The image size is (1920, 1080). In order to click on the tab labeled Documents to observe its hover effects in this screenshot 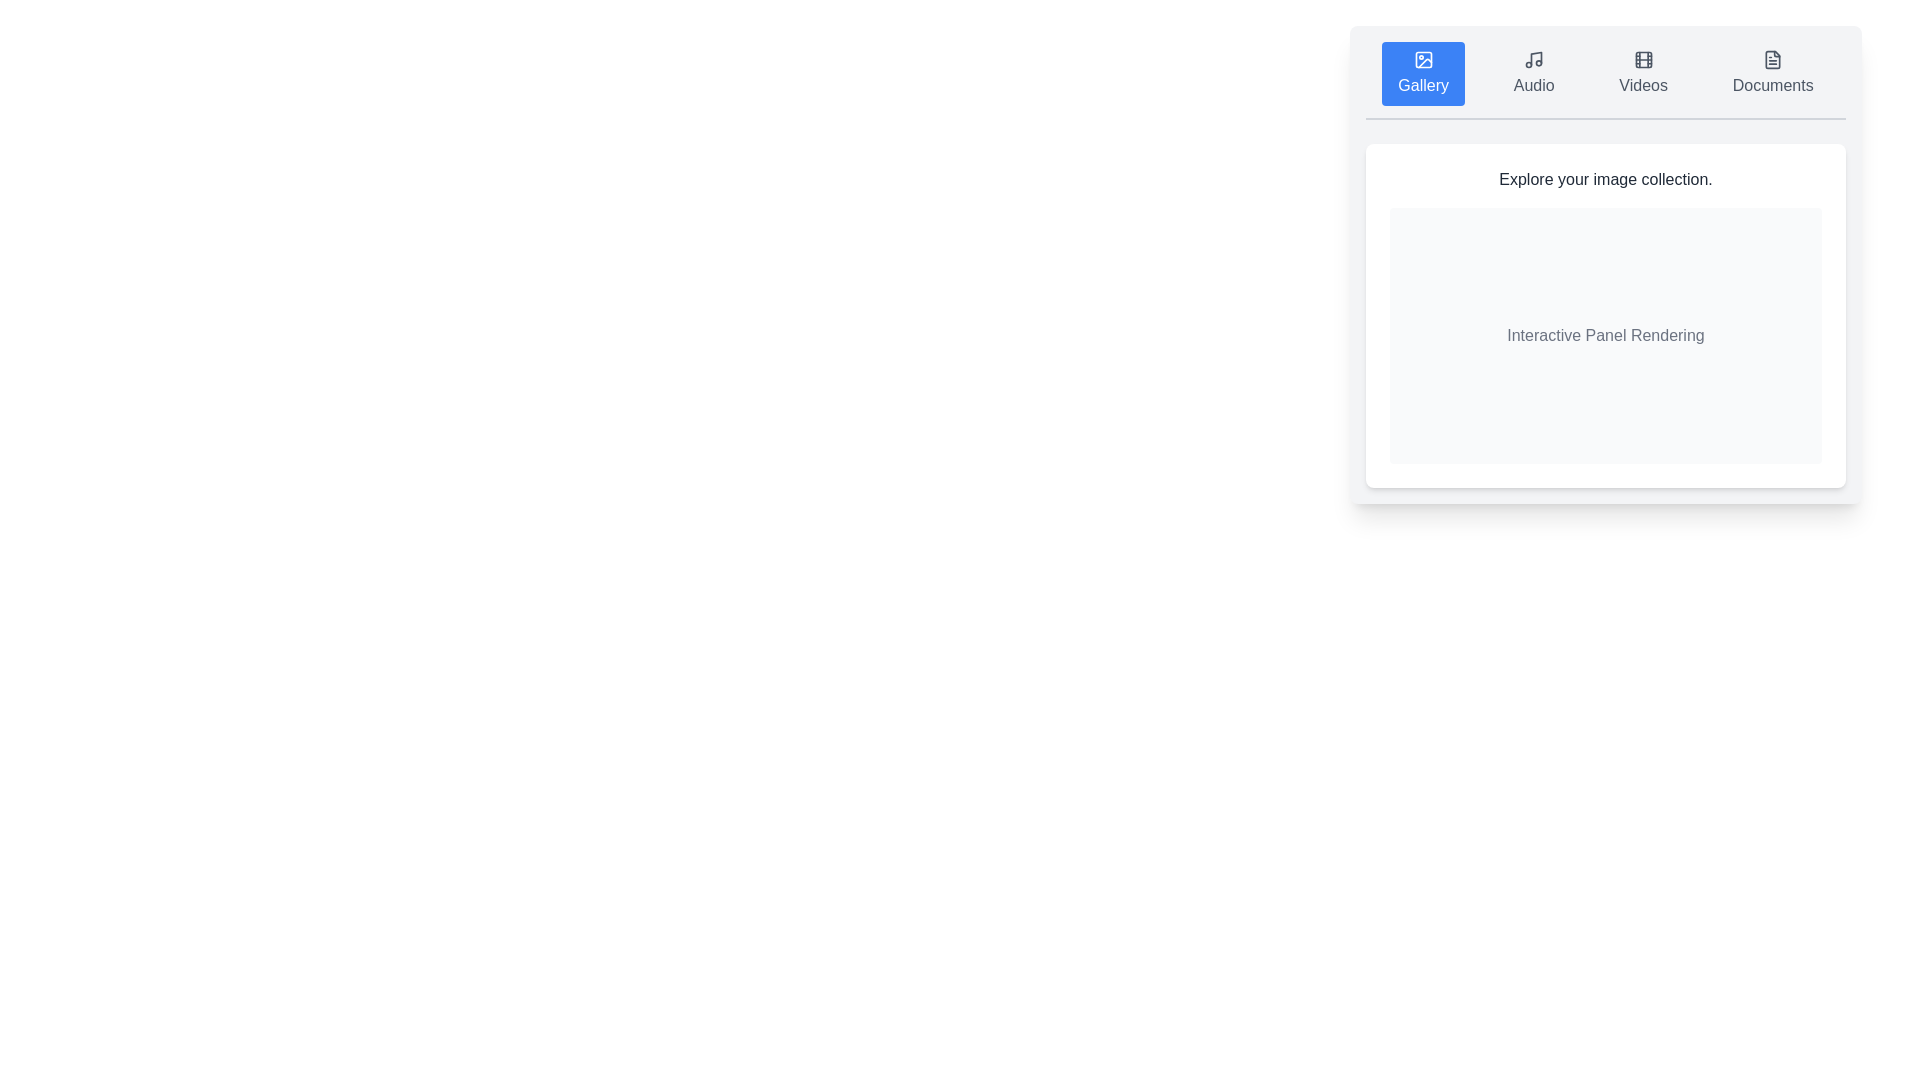, I will do `click(1773, 72)`.